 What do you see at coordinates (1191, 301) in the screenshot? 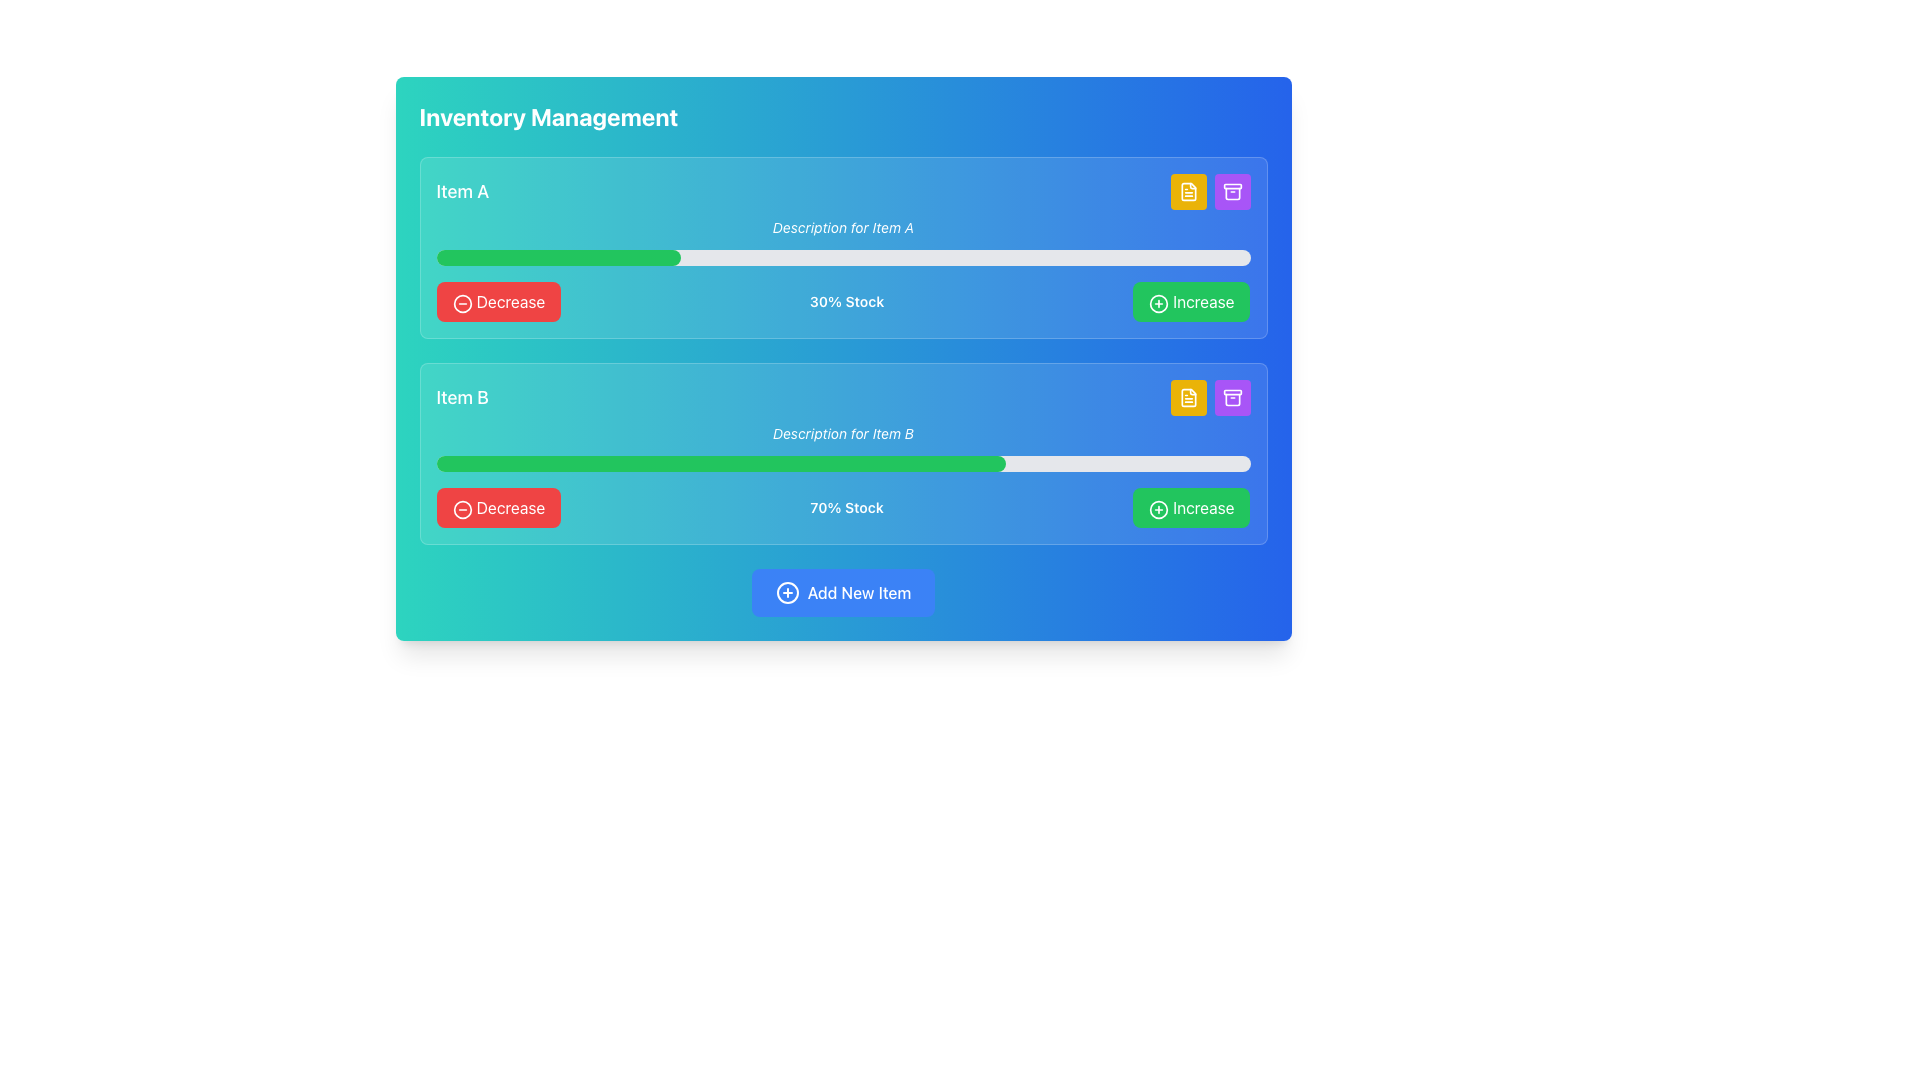
I see `the green rectangular button labeled 'Increase' located in the 'Item A' group, positioned to the right of a horizontal progress bar` at bounding box center [1191, 301].